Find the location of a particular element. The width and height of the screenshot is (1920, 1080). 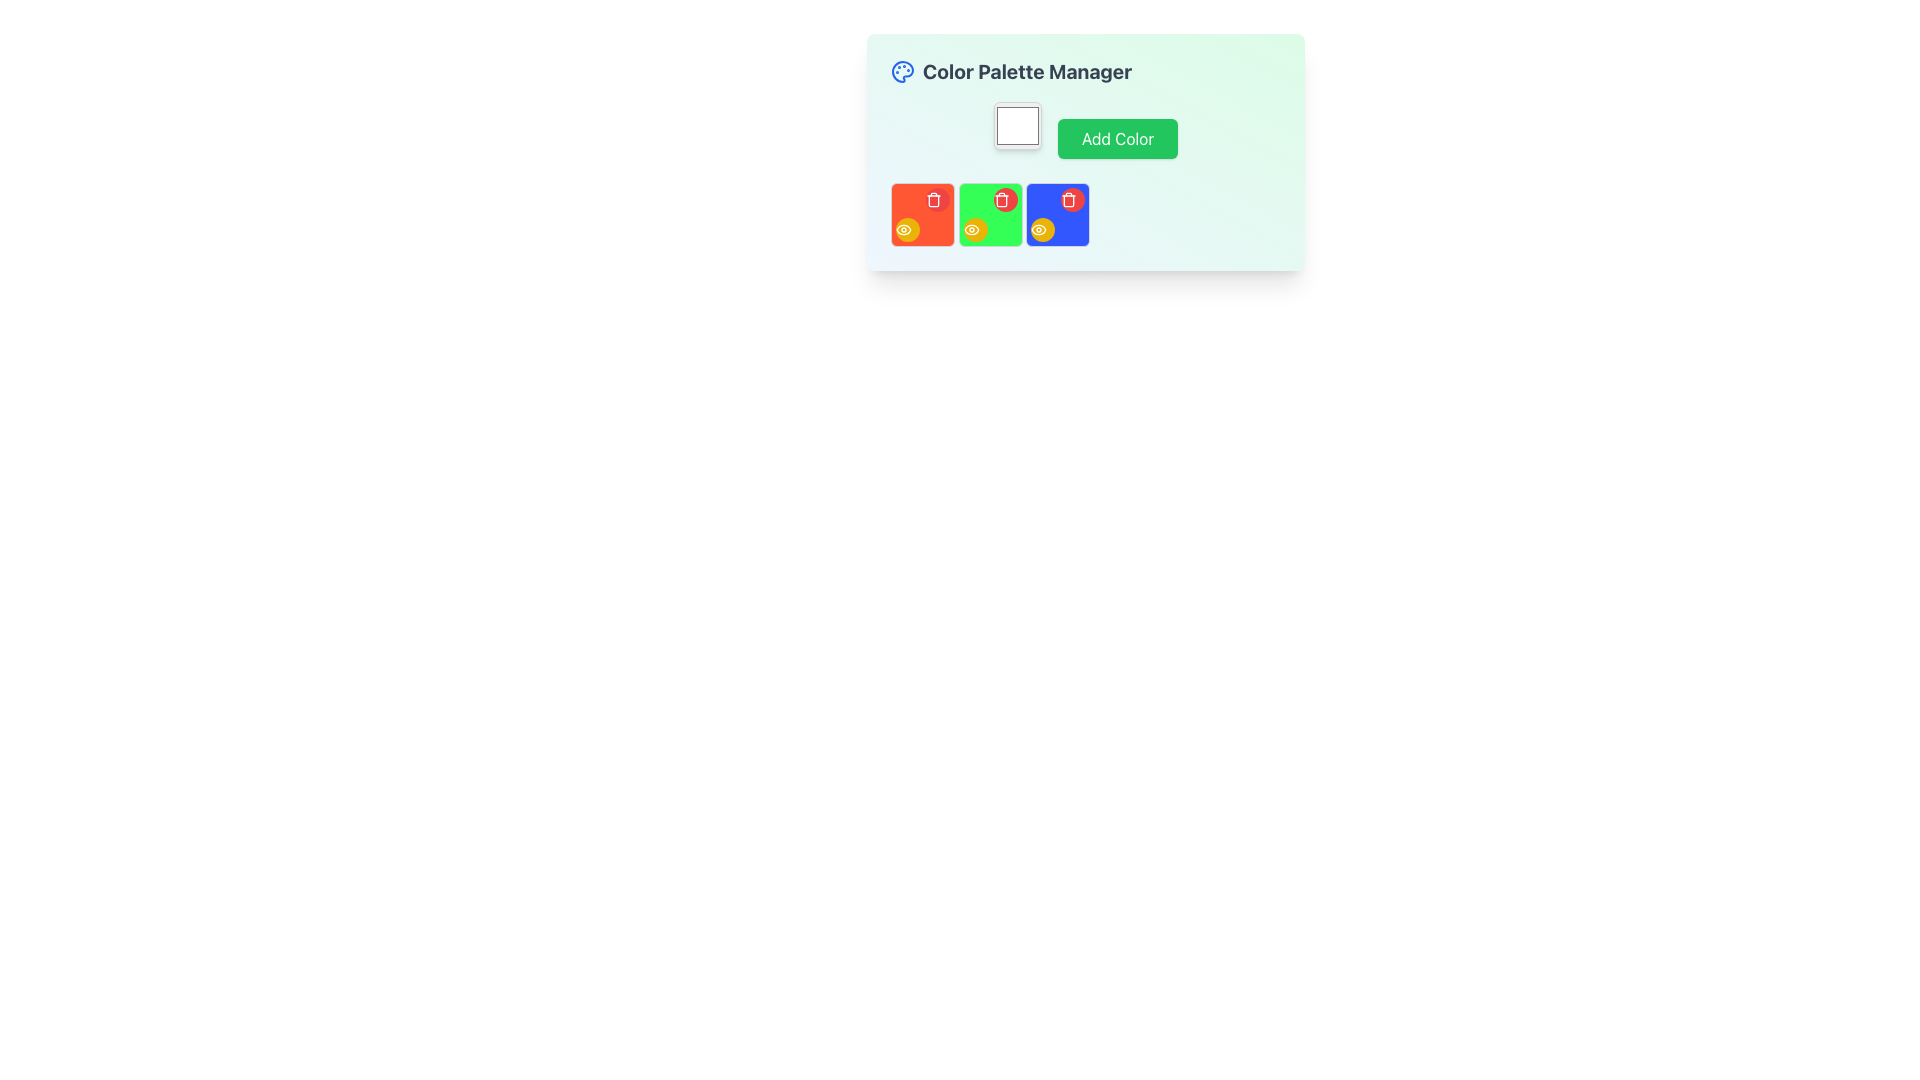

the red circular delete icon button located in the top-right corner of the blue square tile in the second row of the color tiles section to receive a tooltip is located at coordinates (1068, 200).